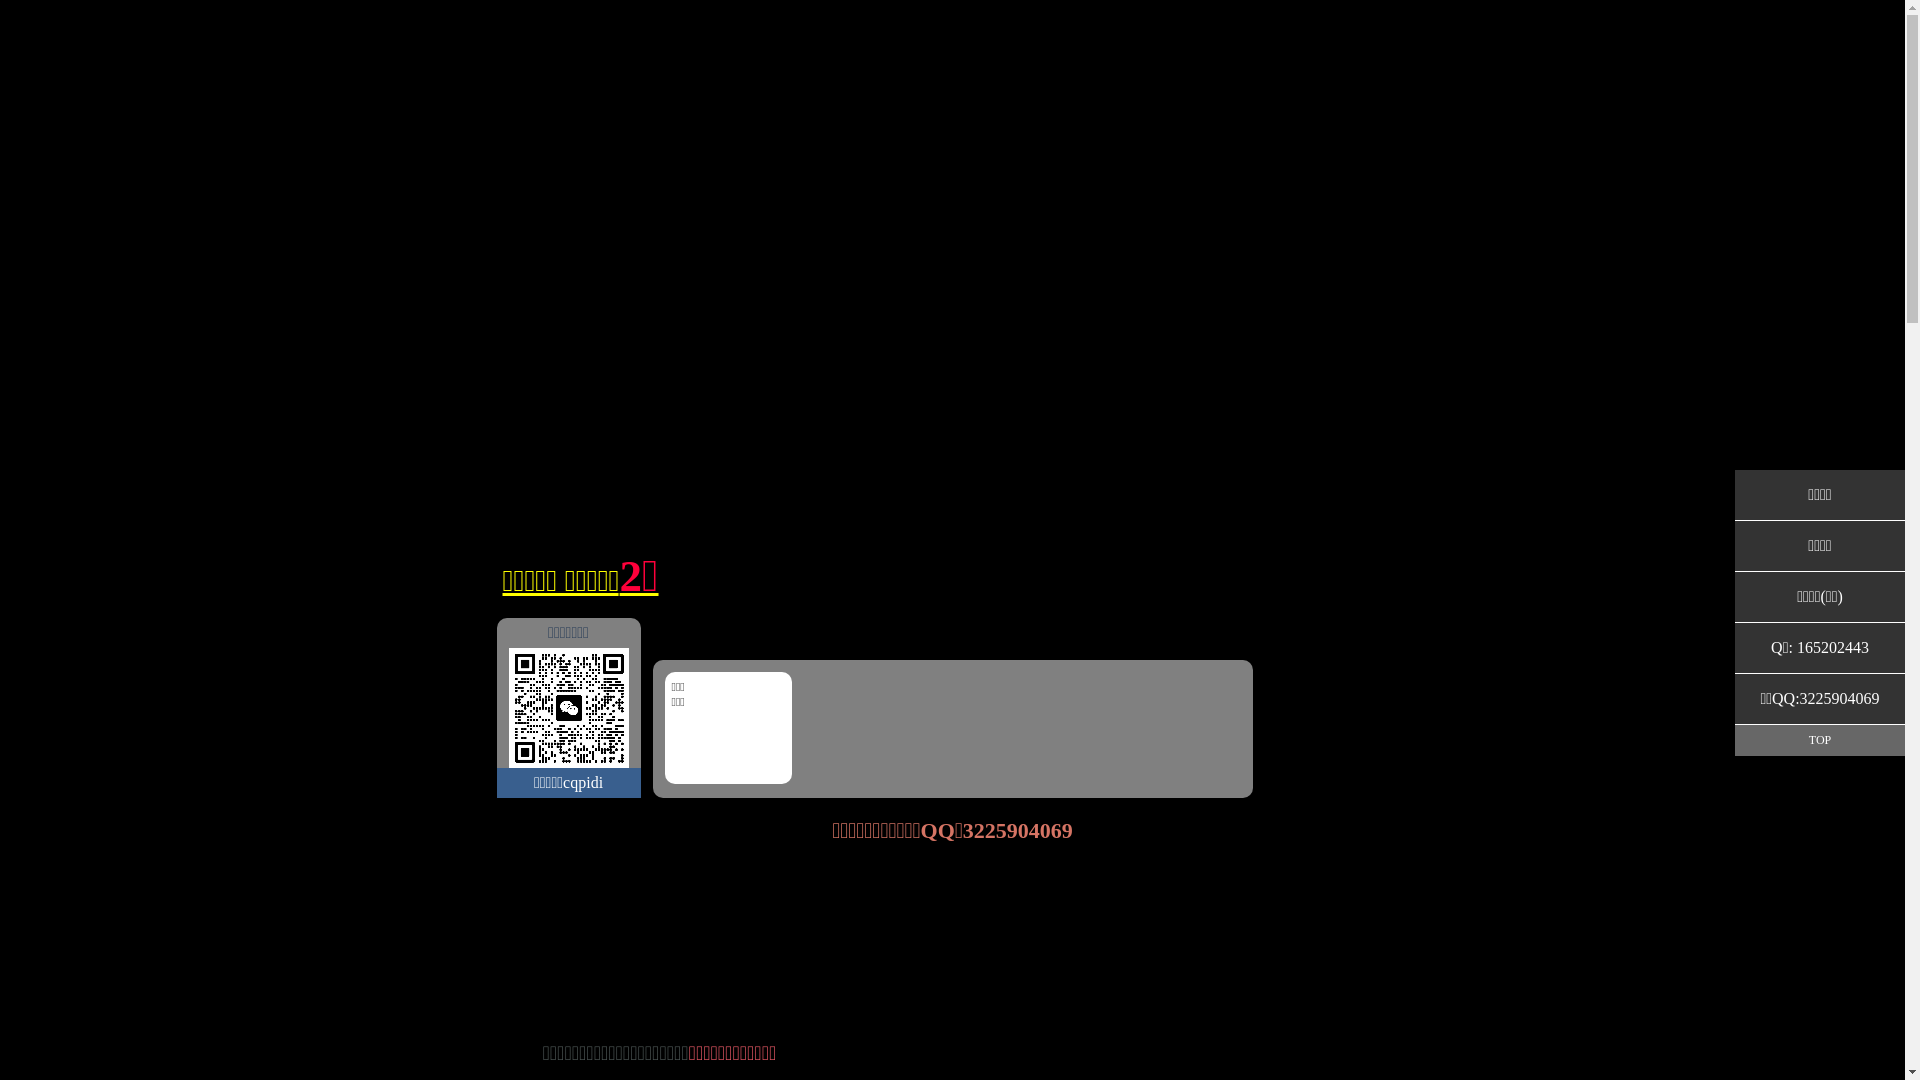 This screenshot has height=1080, width=1920. Describe the element at coordinates (1733, 740) in the screenshot. I see `'TOP'` at that location.